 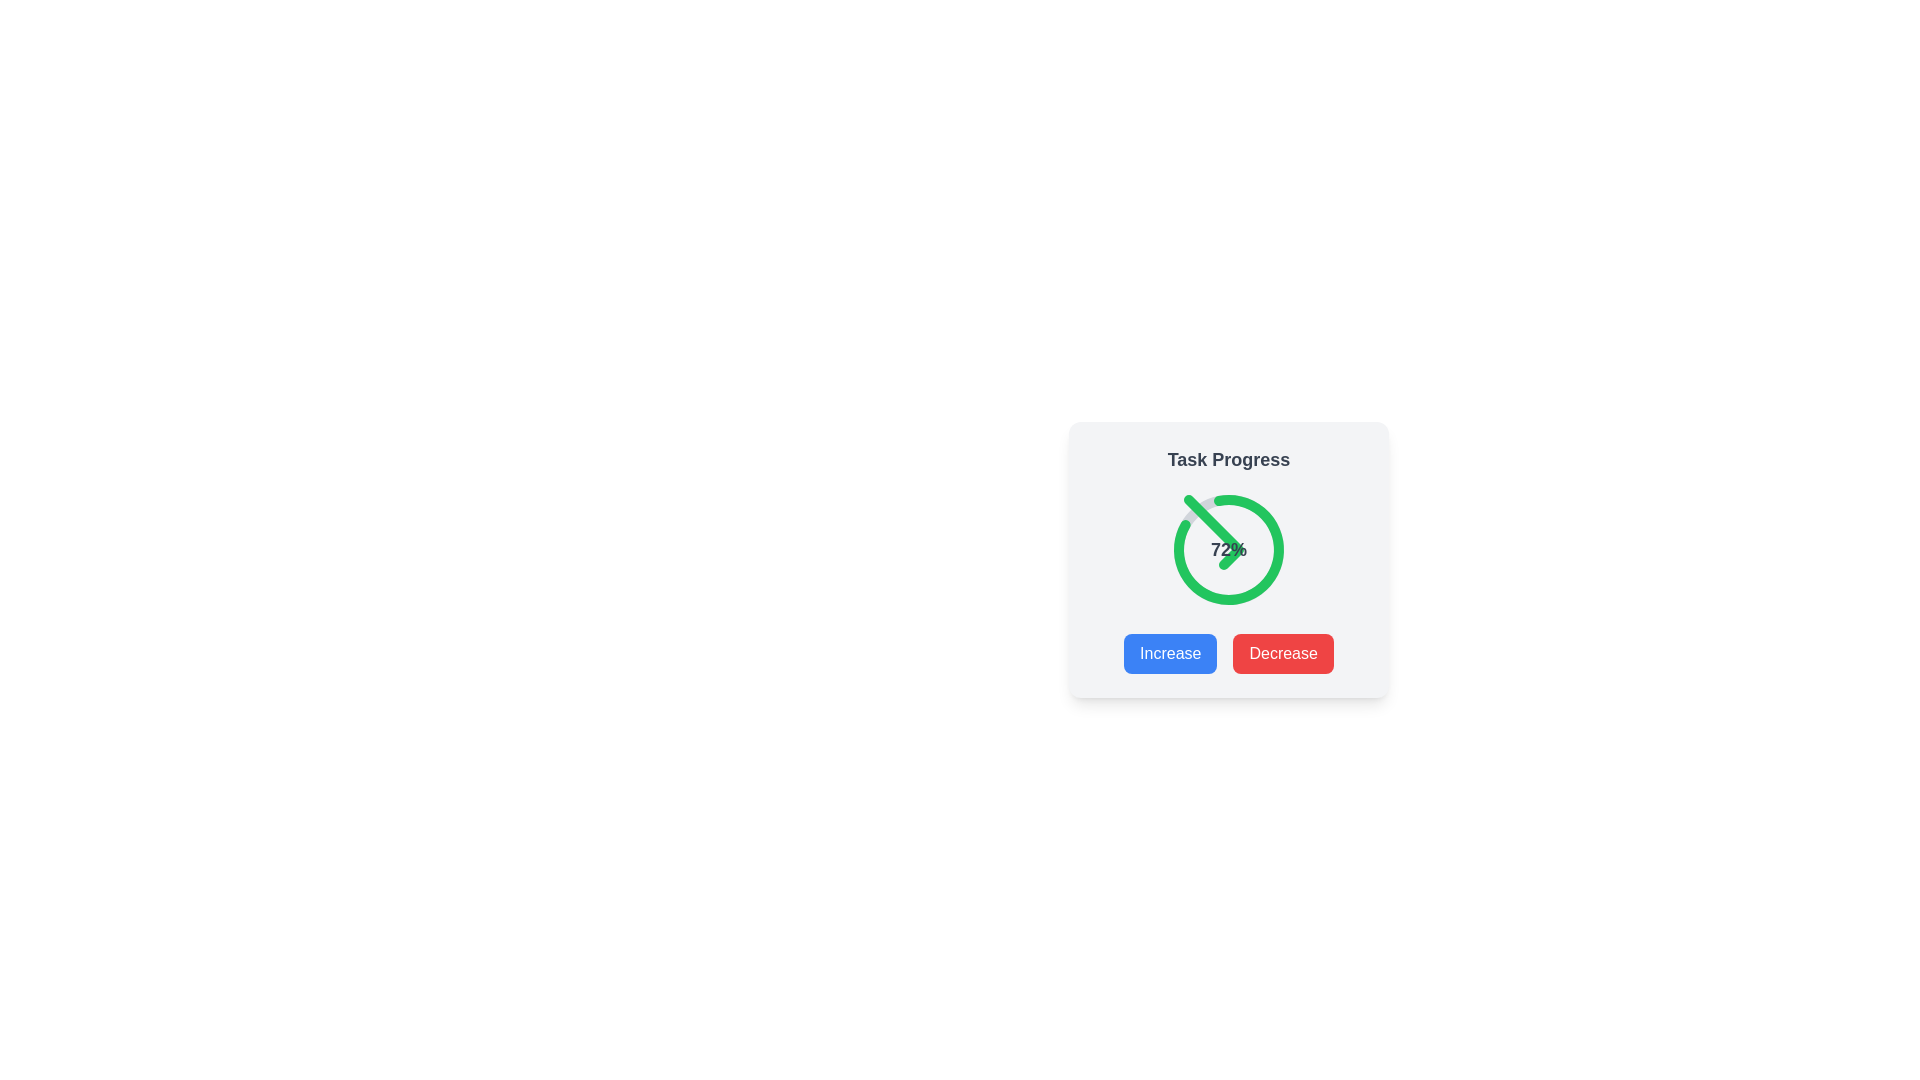 I want to click on the Circular Progress Bar displaying a progress status of 72%, located within the 'Task Progress' card component, so click(x=1227, y=550).